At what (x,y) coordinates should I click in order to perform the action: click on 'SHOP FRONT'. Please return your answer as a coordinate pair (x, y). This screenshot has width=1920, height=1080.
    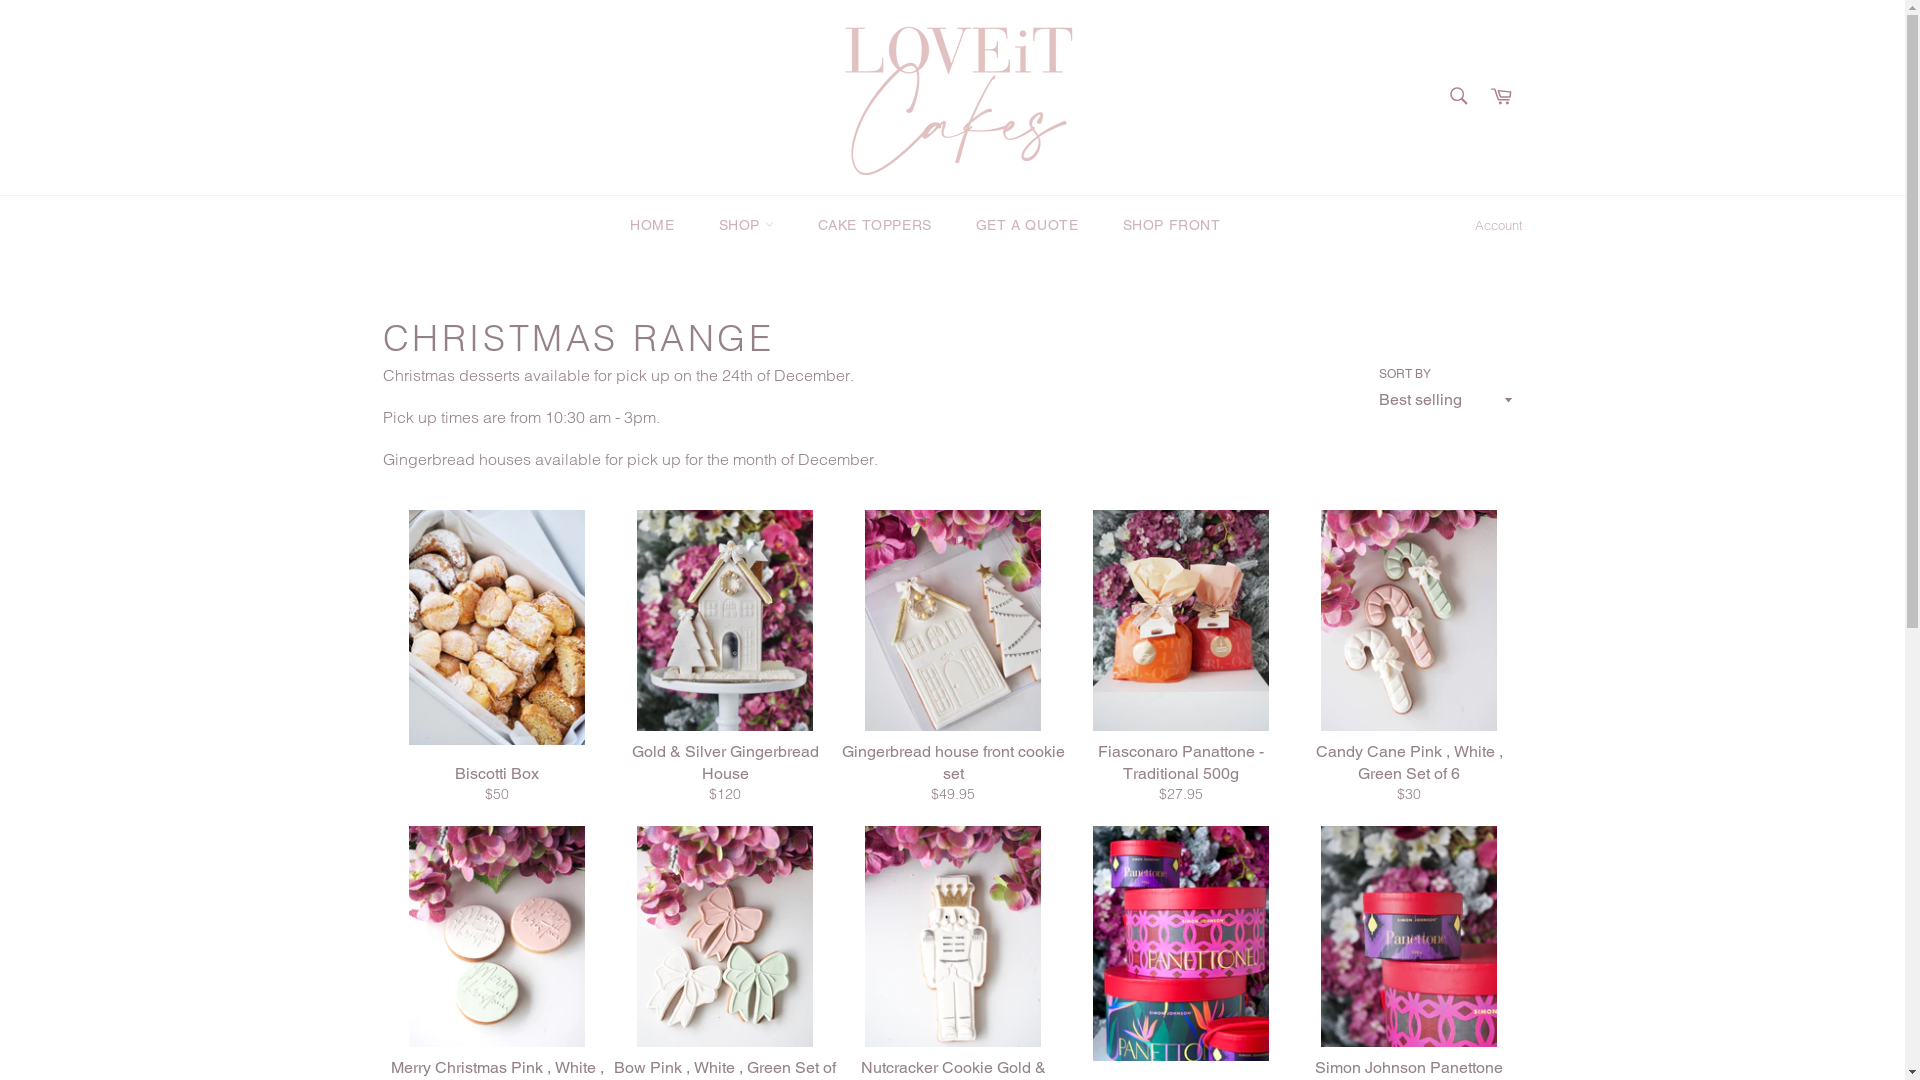
    Looking at the image, I should click on (1171, 225).